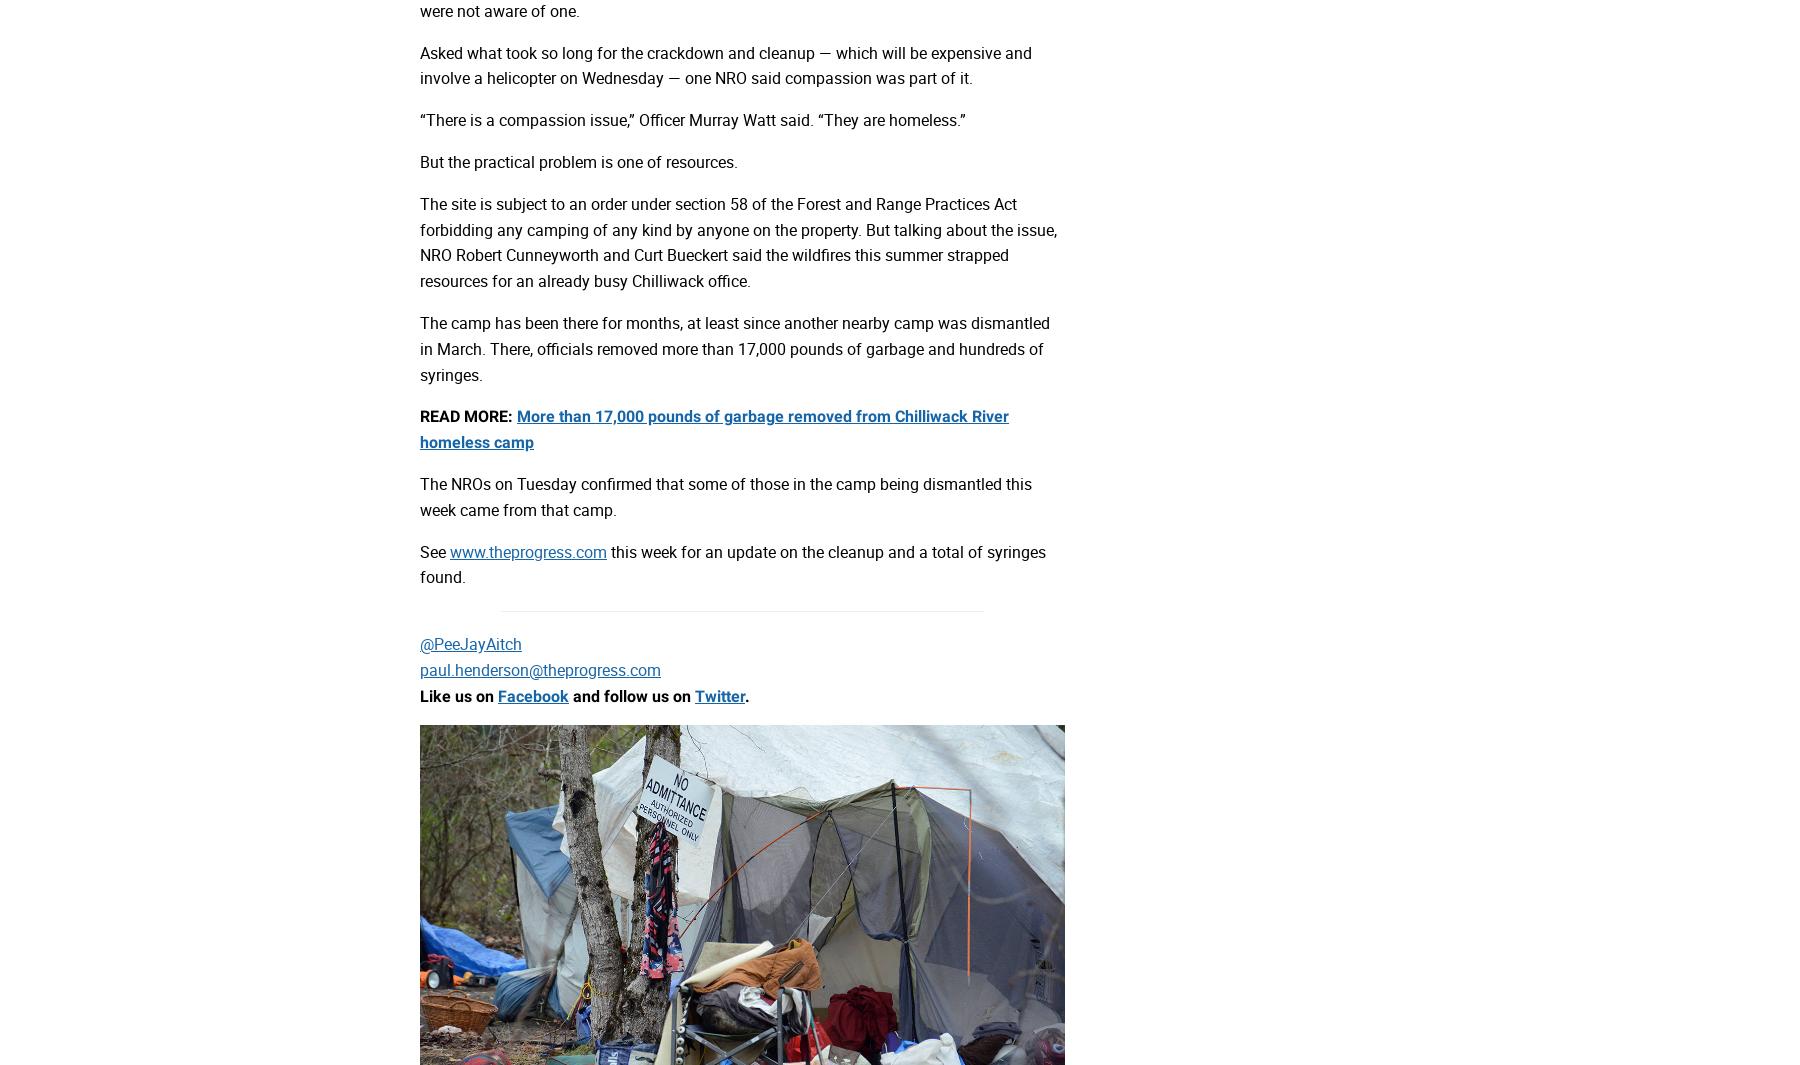 The height and width of the screenshot is (1065, 1800). I want to click on 'But the practical problem is one of resources.', so click(419, 160).